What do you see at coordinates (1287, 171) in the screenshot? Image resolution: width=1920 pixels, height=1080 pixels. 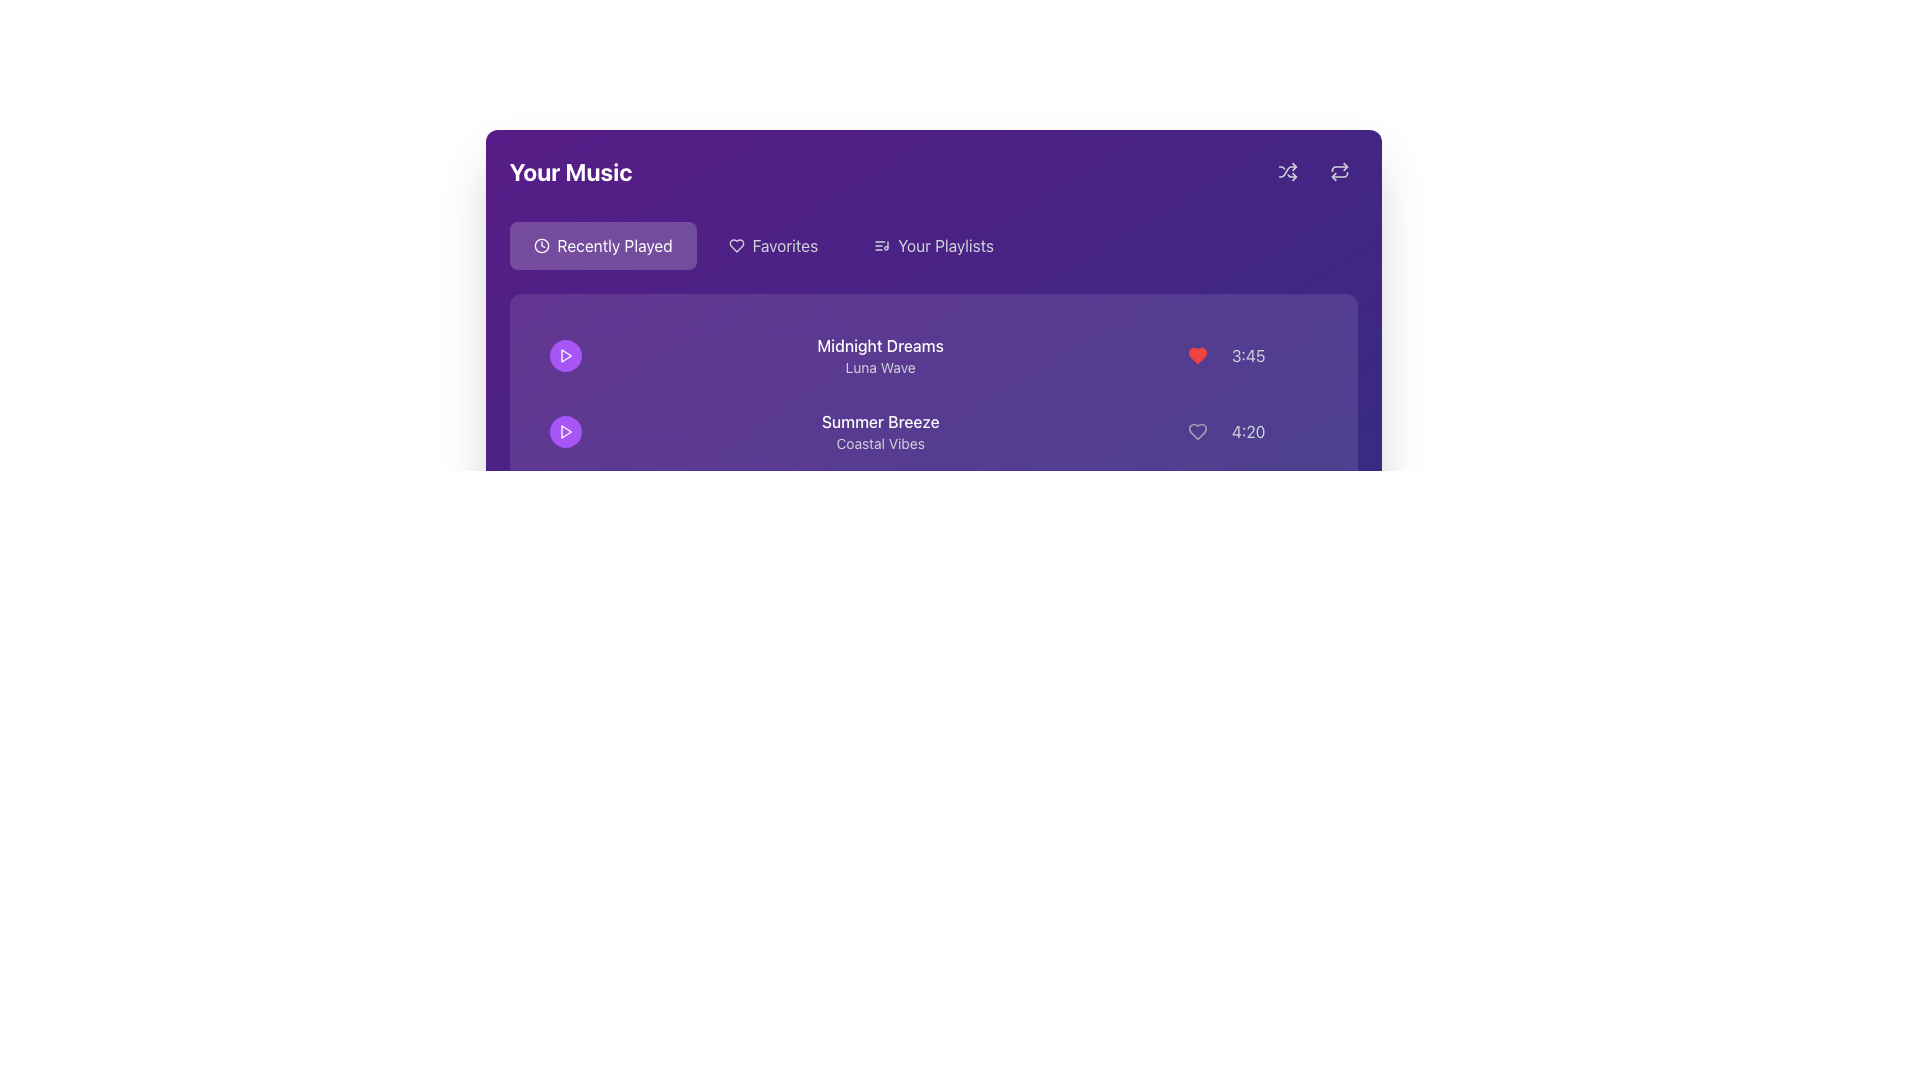 I see `the shuffle button located in the top-right corner of the interface, immediately to the left of the repeat button` at bounding box center [1287, 171].